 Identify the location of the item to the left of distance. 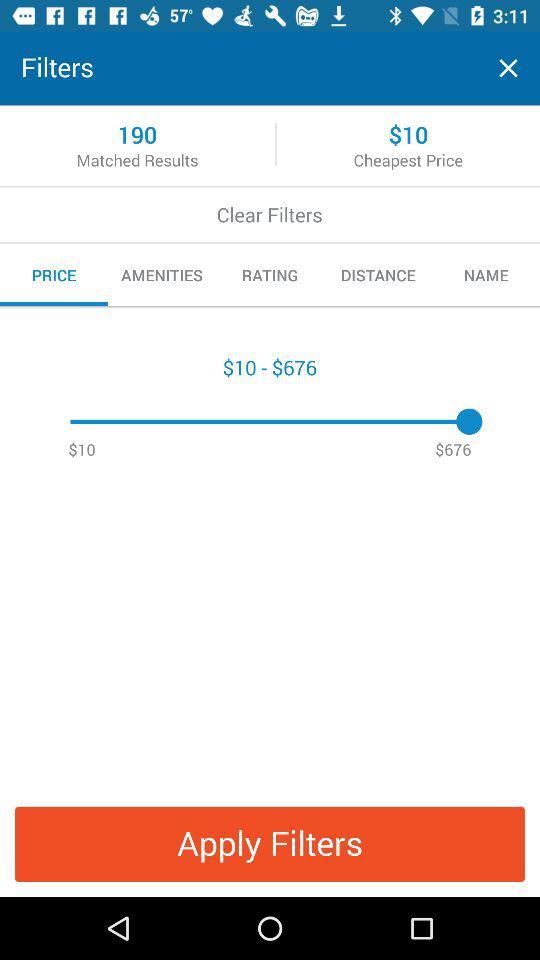
(270, 274).